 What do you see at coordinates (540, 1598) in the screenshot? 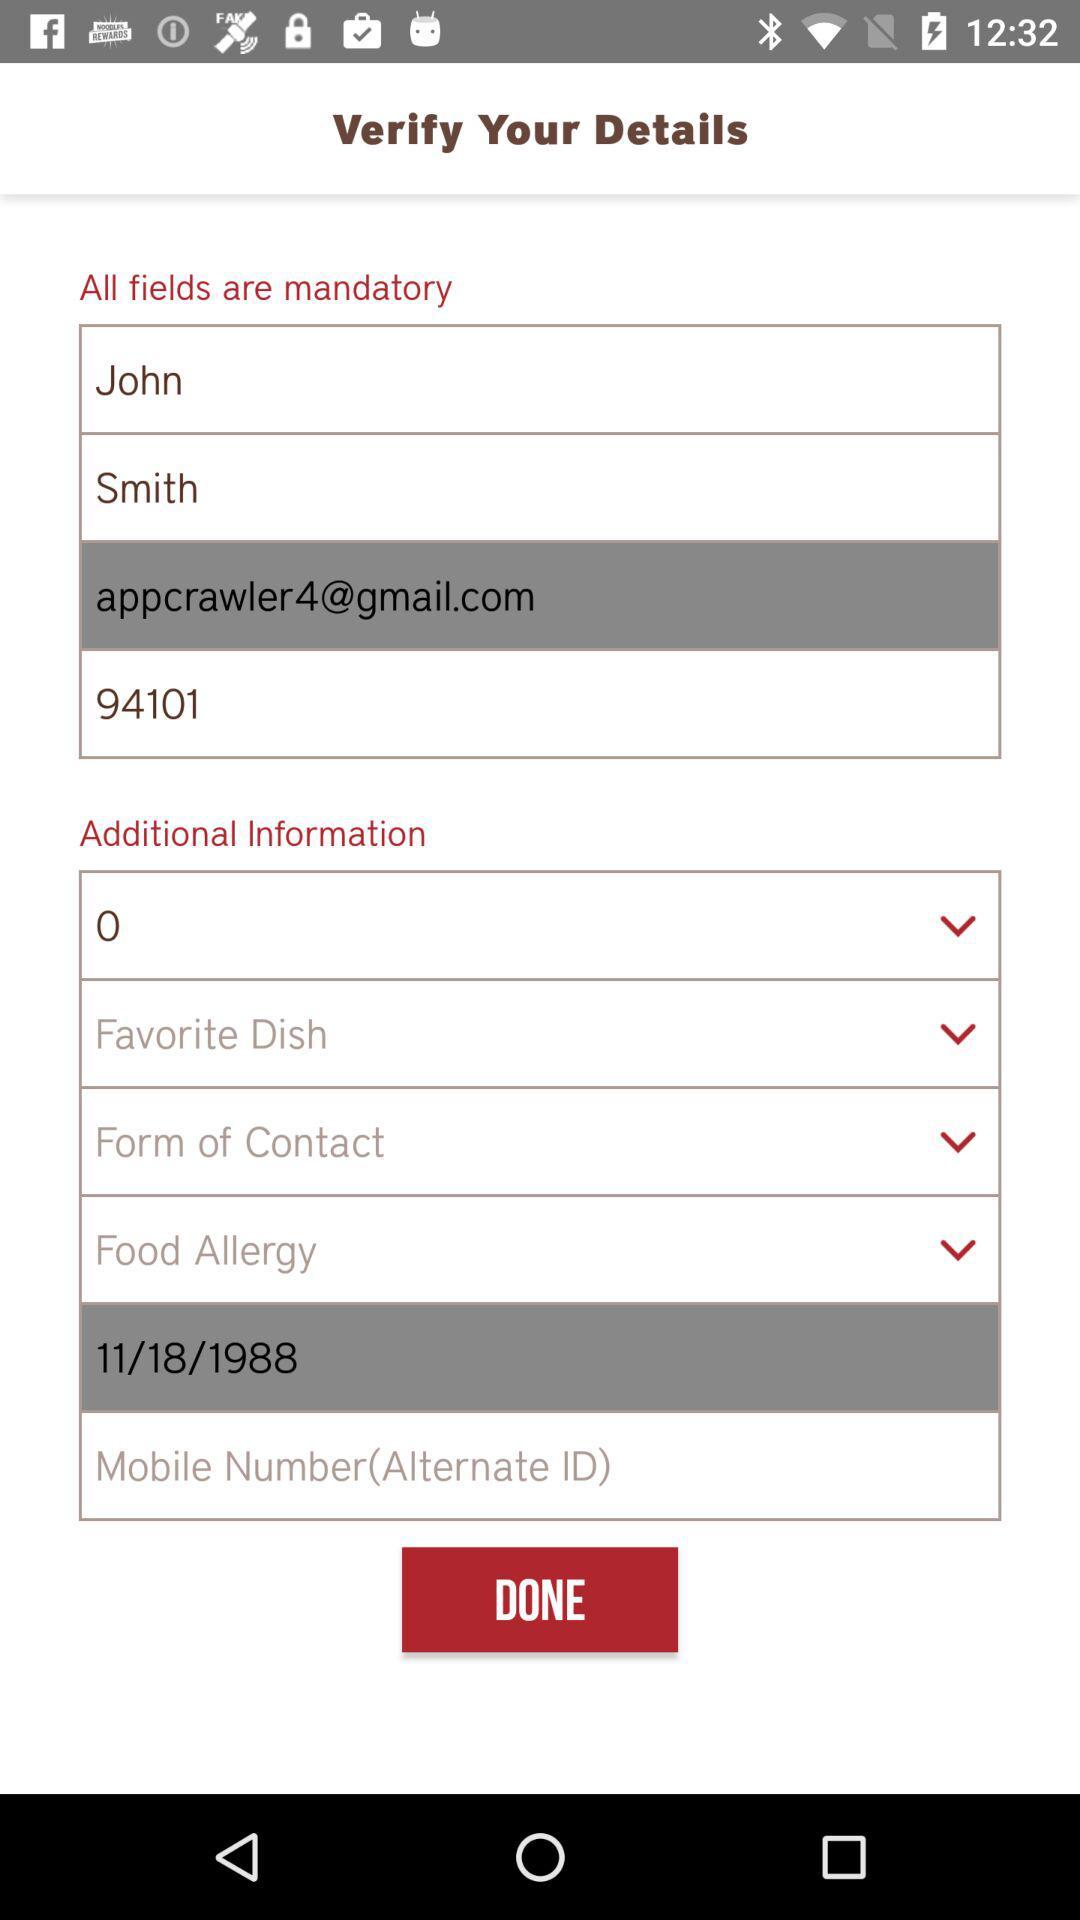
I see `the done item` at bounding box center [540, 1598].